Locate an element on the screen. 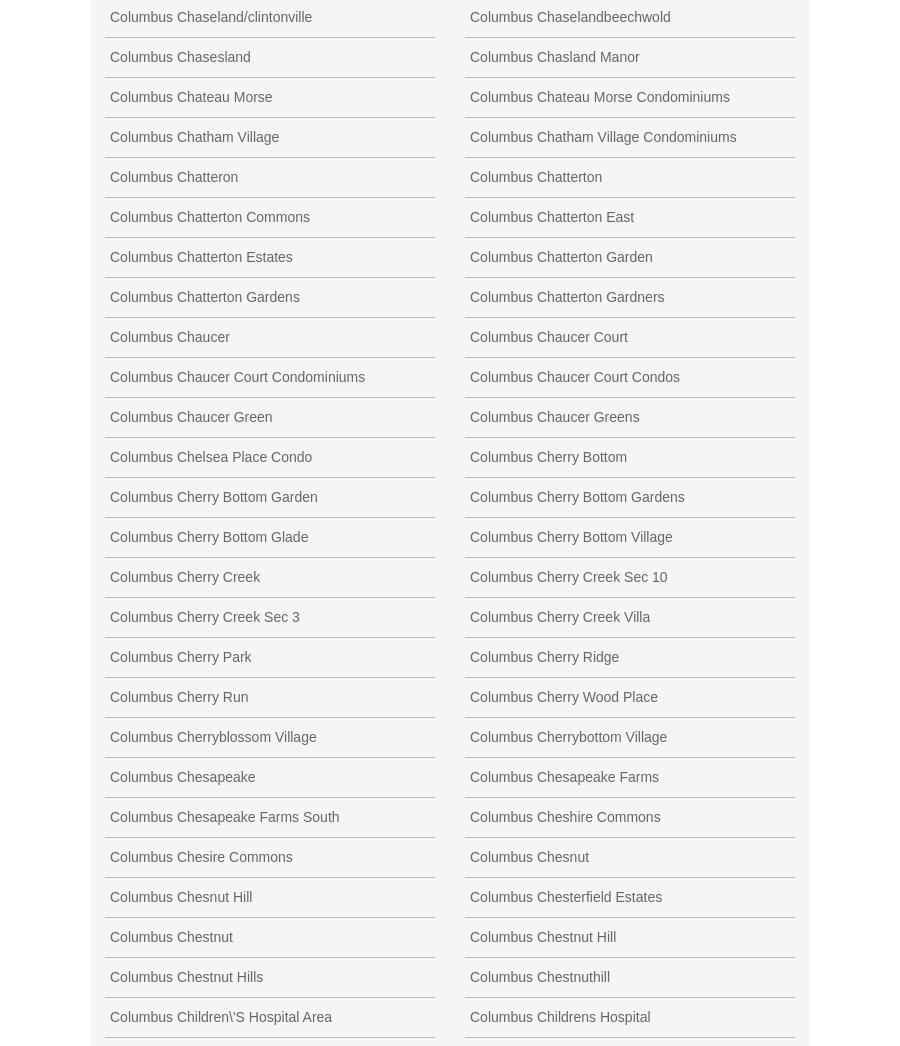 The width and height of the screenshot is (900, 1046). 'Columbus Chesire Commons' is located at coordinates (200, 855).